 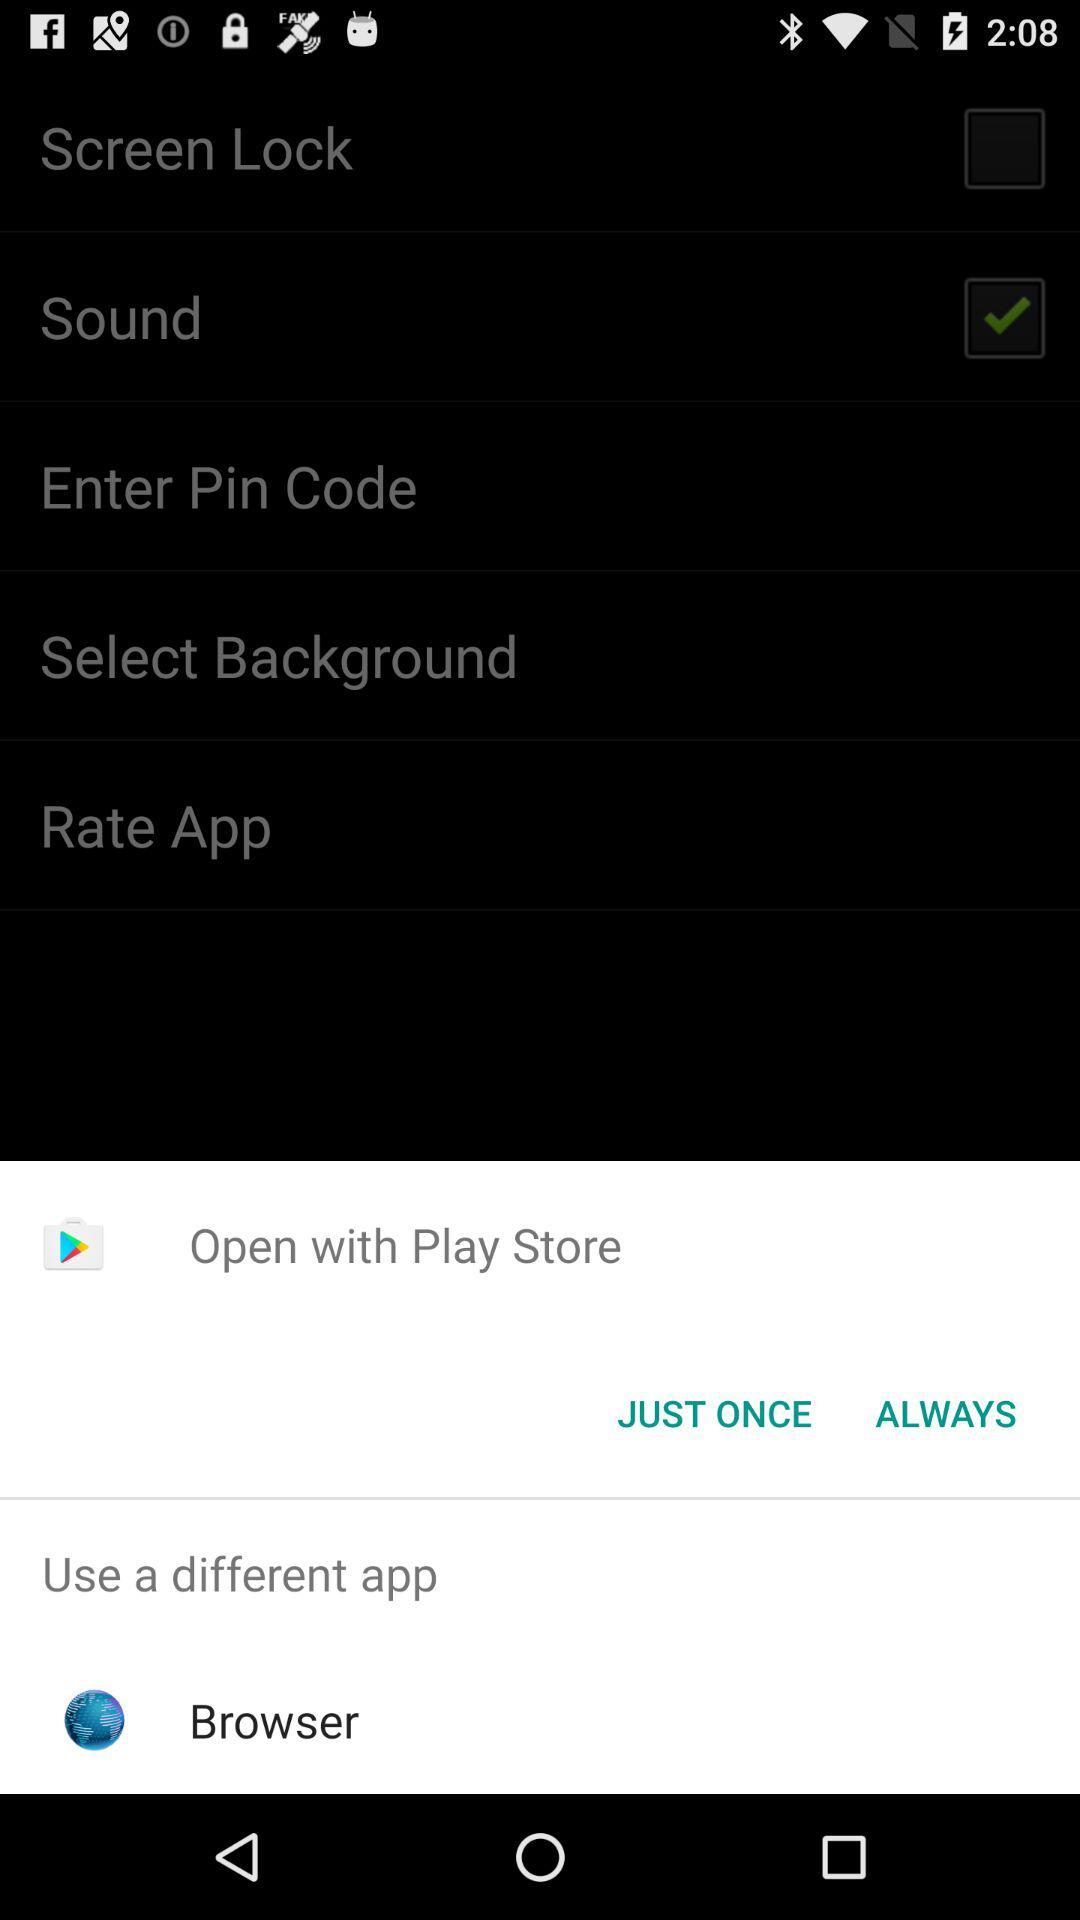 What do you see at coordinates (274, 1719) in the screenshot?
I see `icon below use a different app` at bounding box center [274, 1719].